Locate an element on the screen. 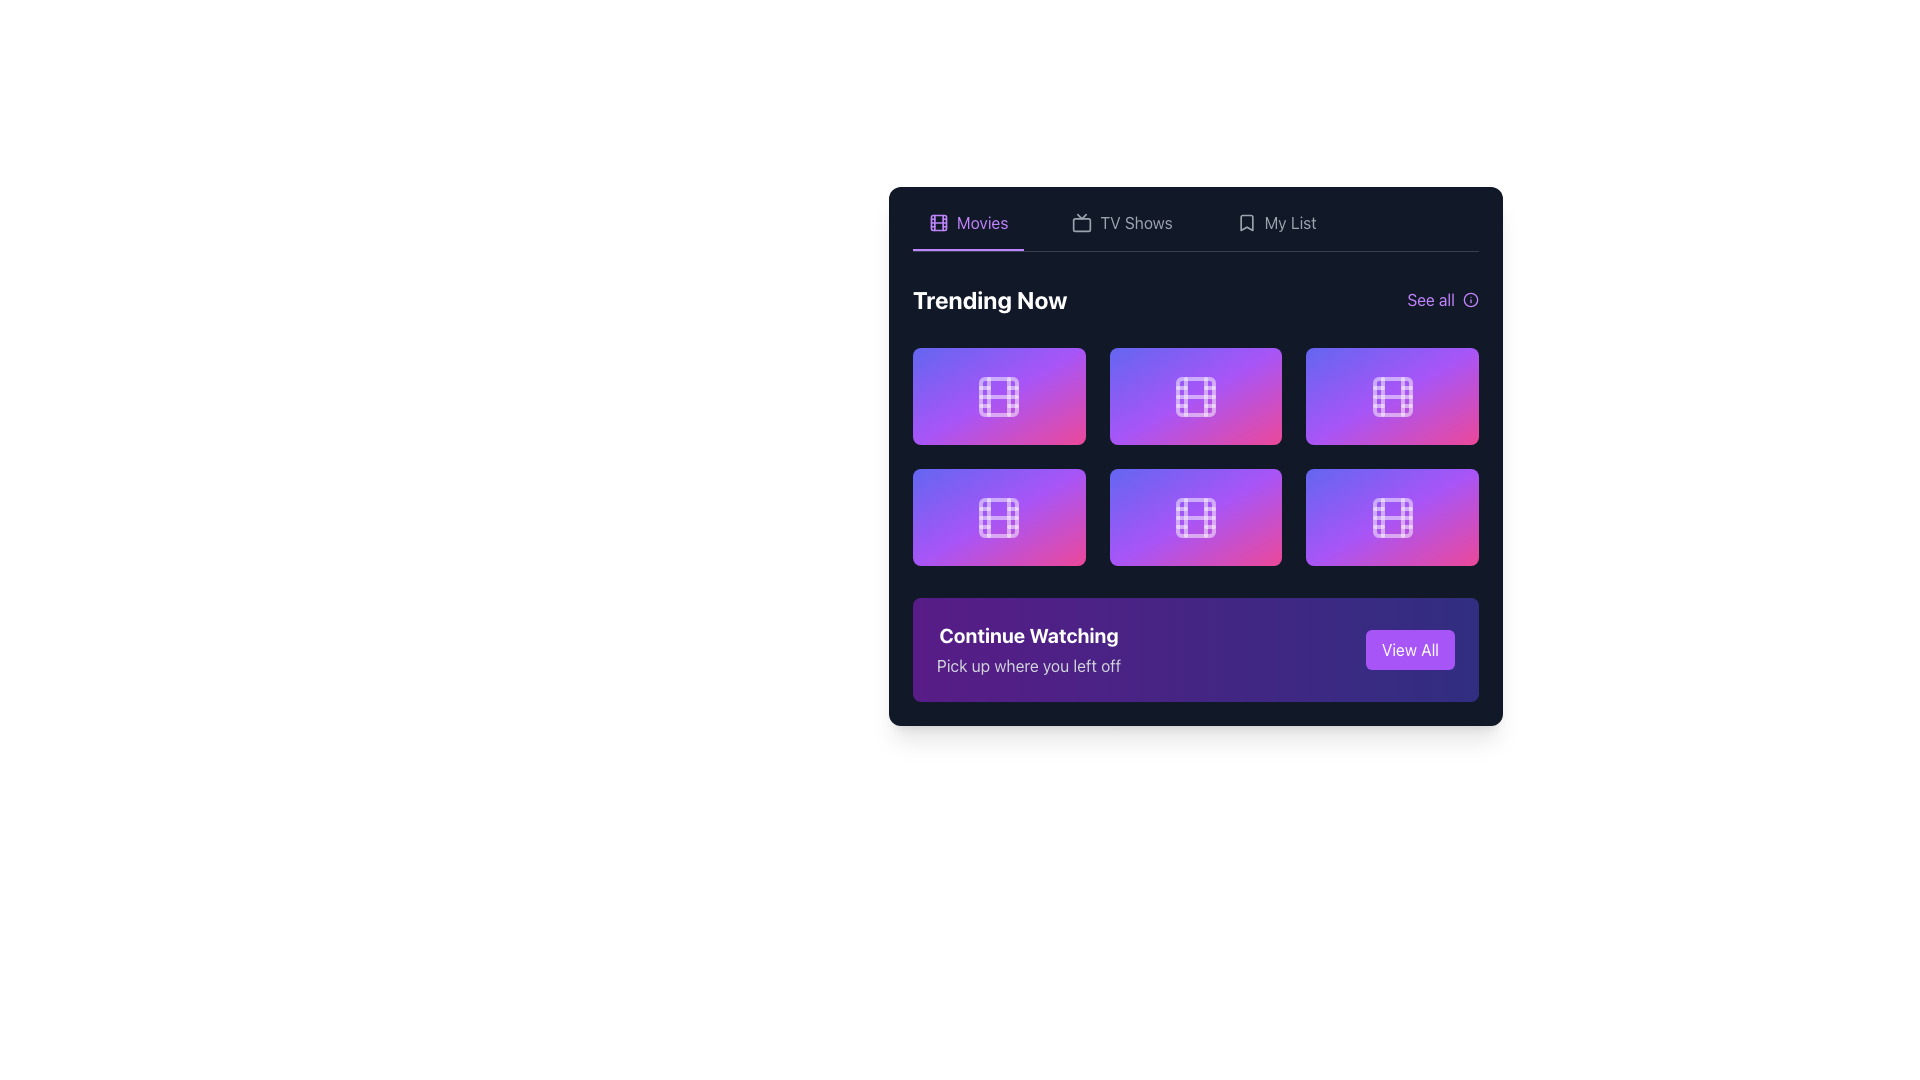  the active 'Movies' tab in the Navigation Tab Bar is located at coordinates (1195, 230).